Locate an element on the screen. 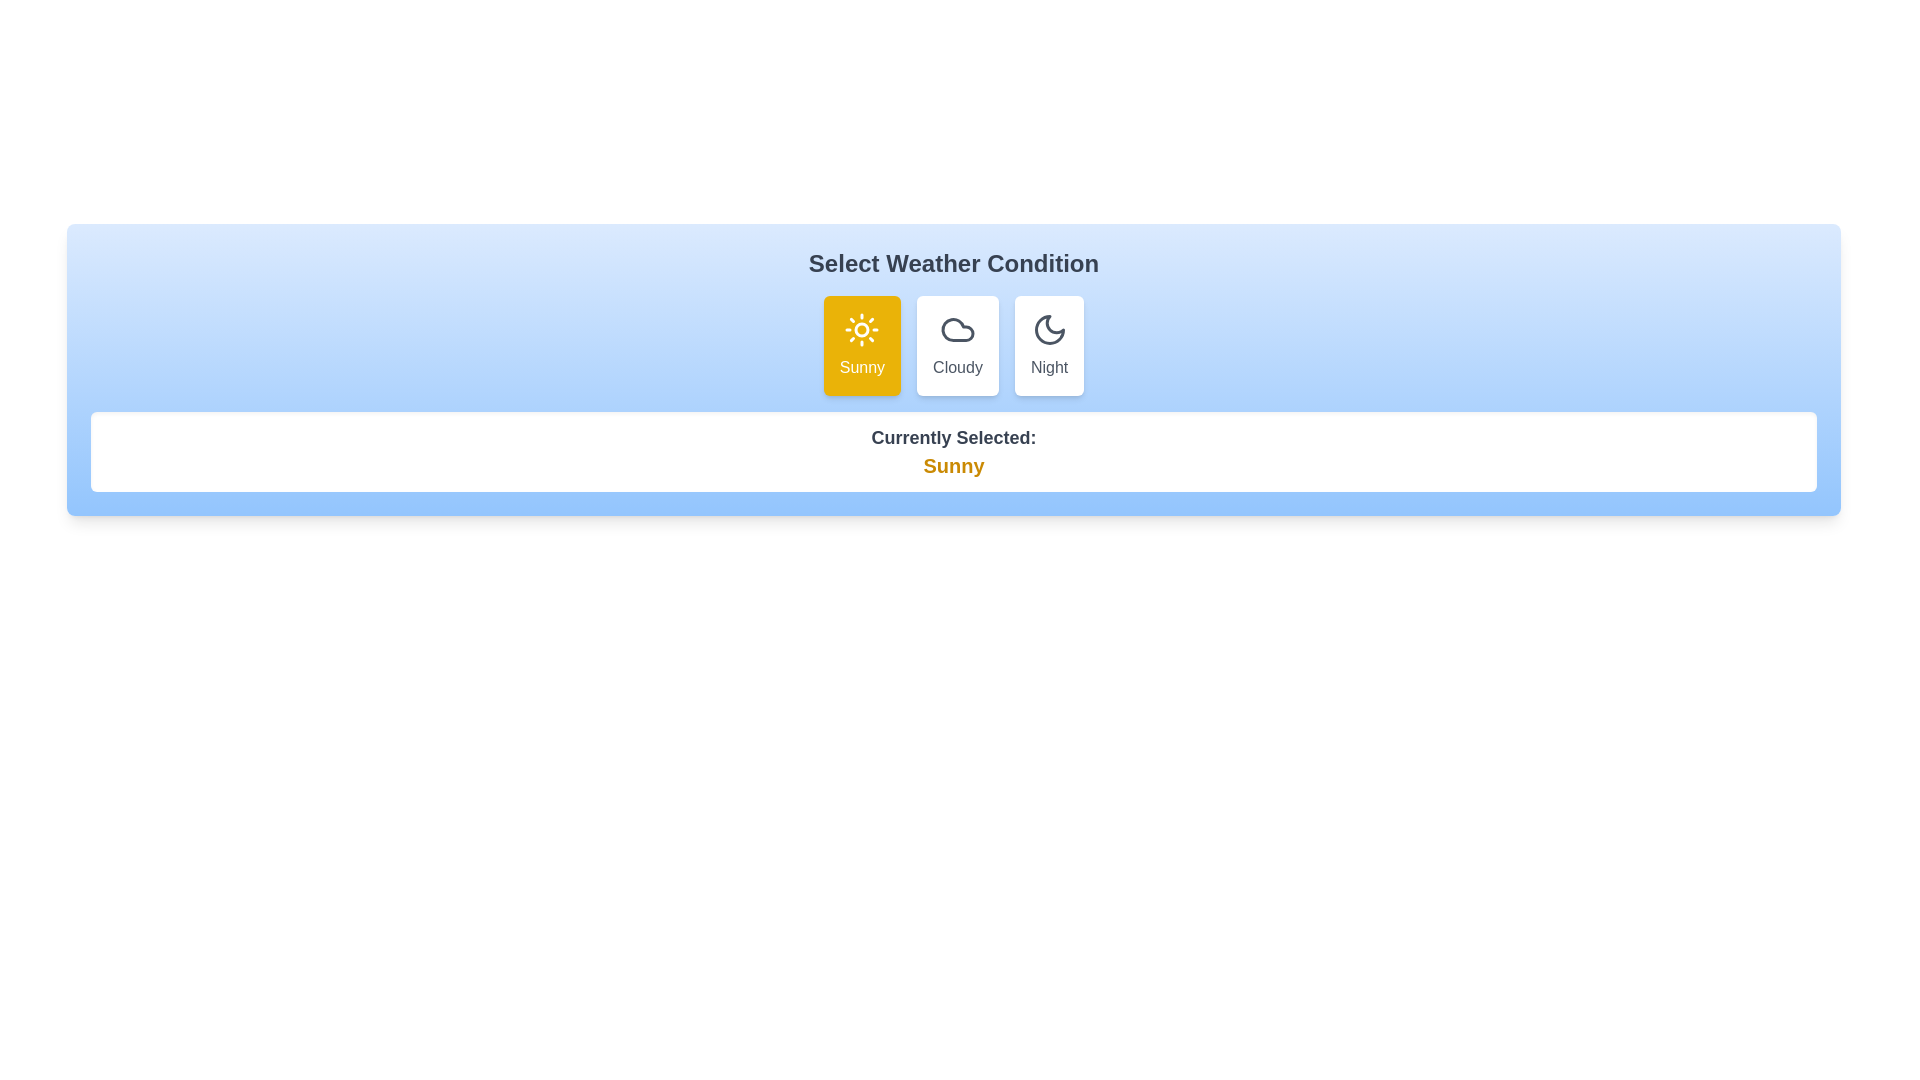 The image size is (1920, 1080). the weather condition Night by clicking on the respective button is located at coordinates (1048, 345).